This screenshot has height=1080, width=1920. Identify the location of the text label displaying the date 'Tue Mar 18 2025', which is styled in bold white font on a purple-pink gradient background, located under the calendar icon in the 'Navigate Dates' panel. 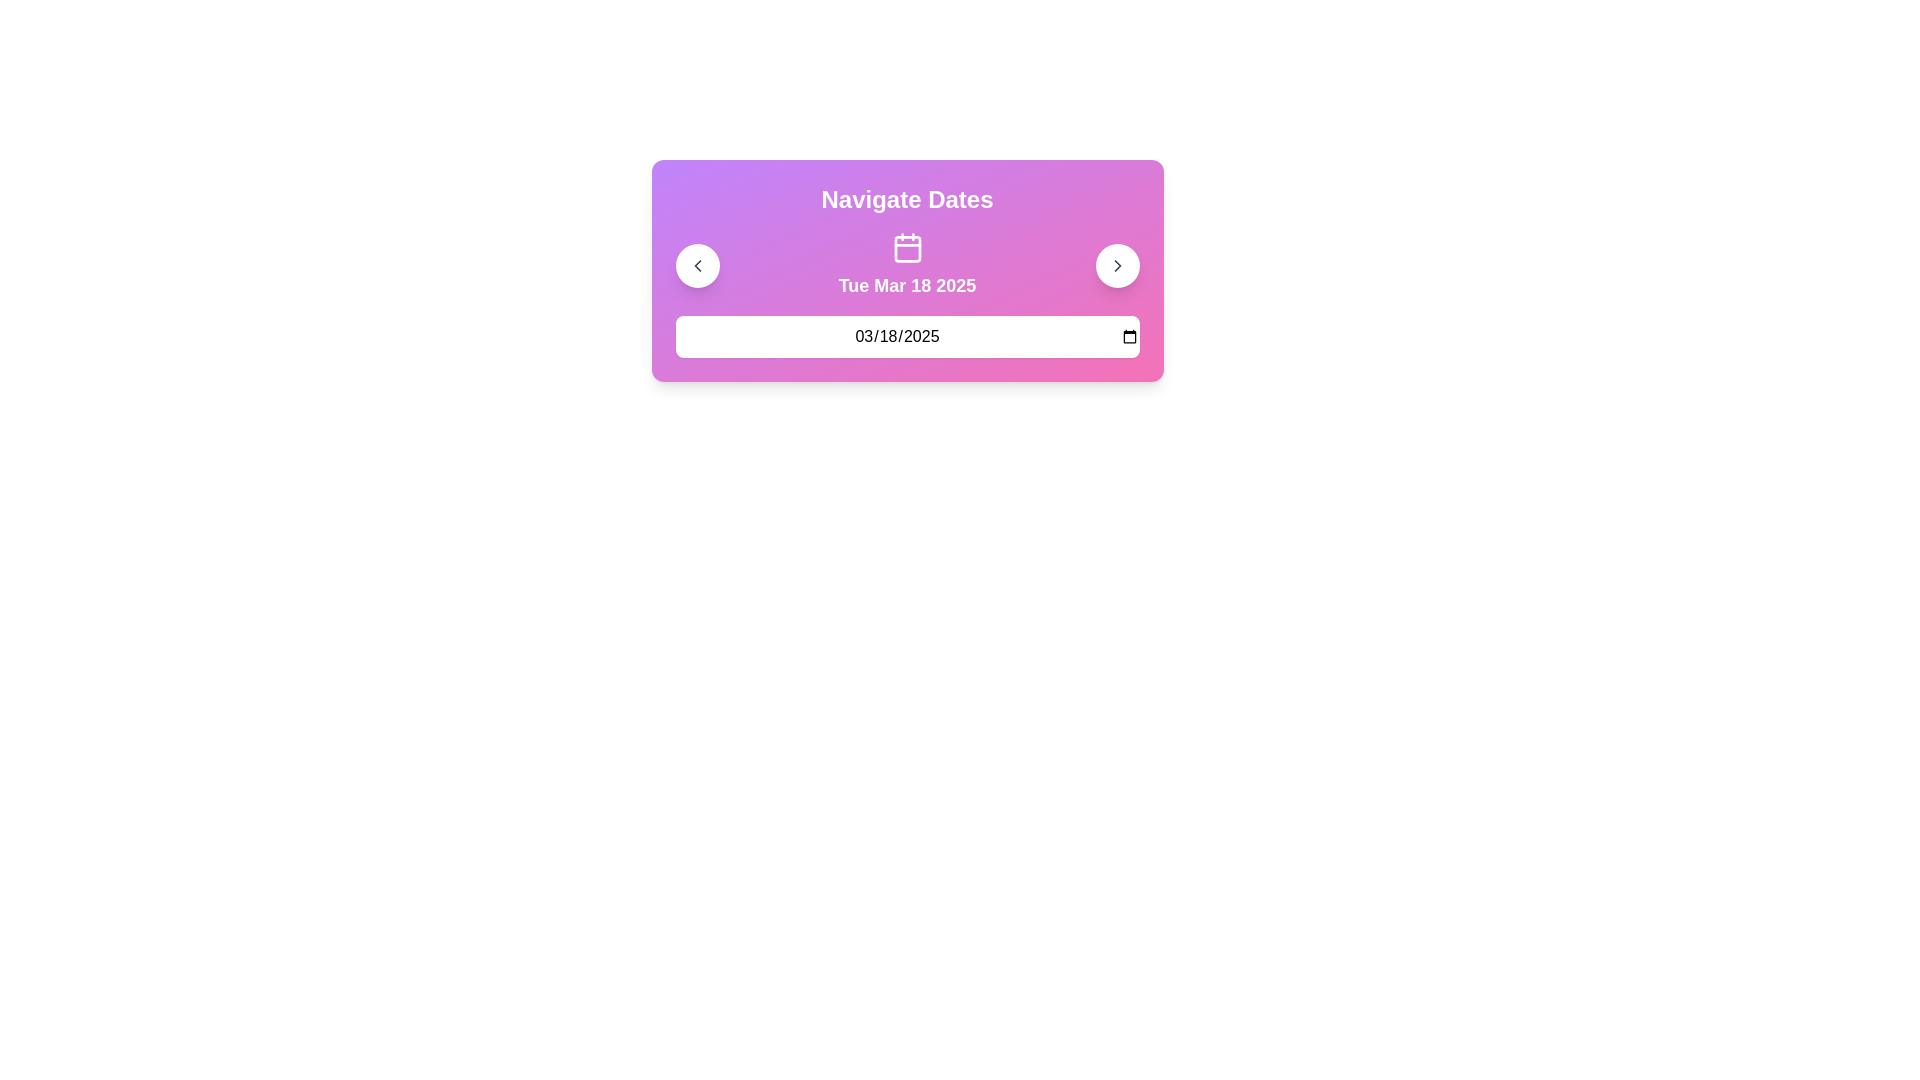
(906, 285).